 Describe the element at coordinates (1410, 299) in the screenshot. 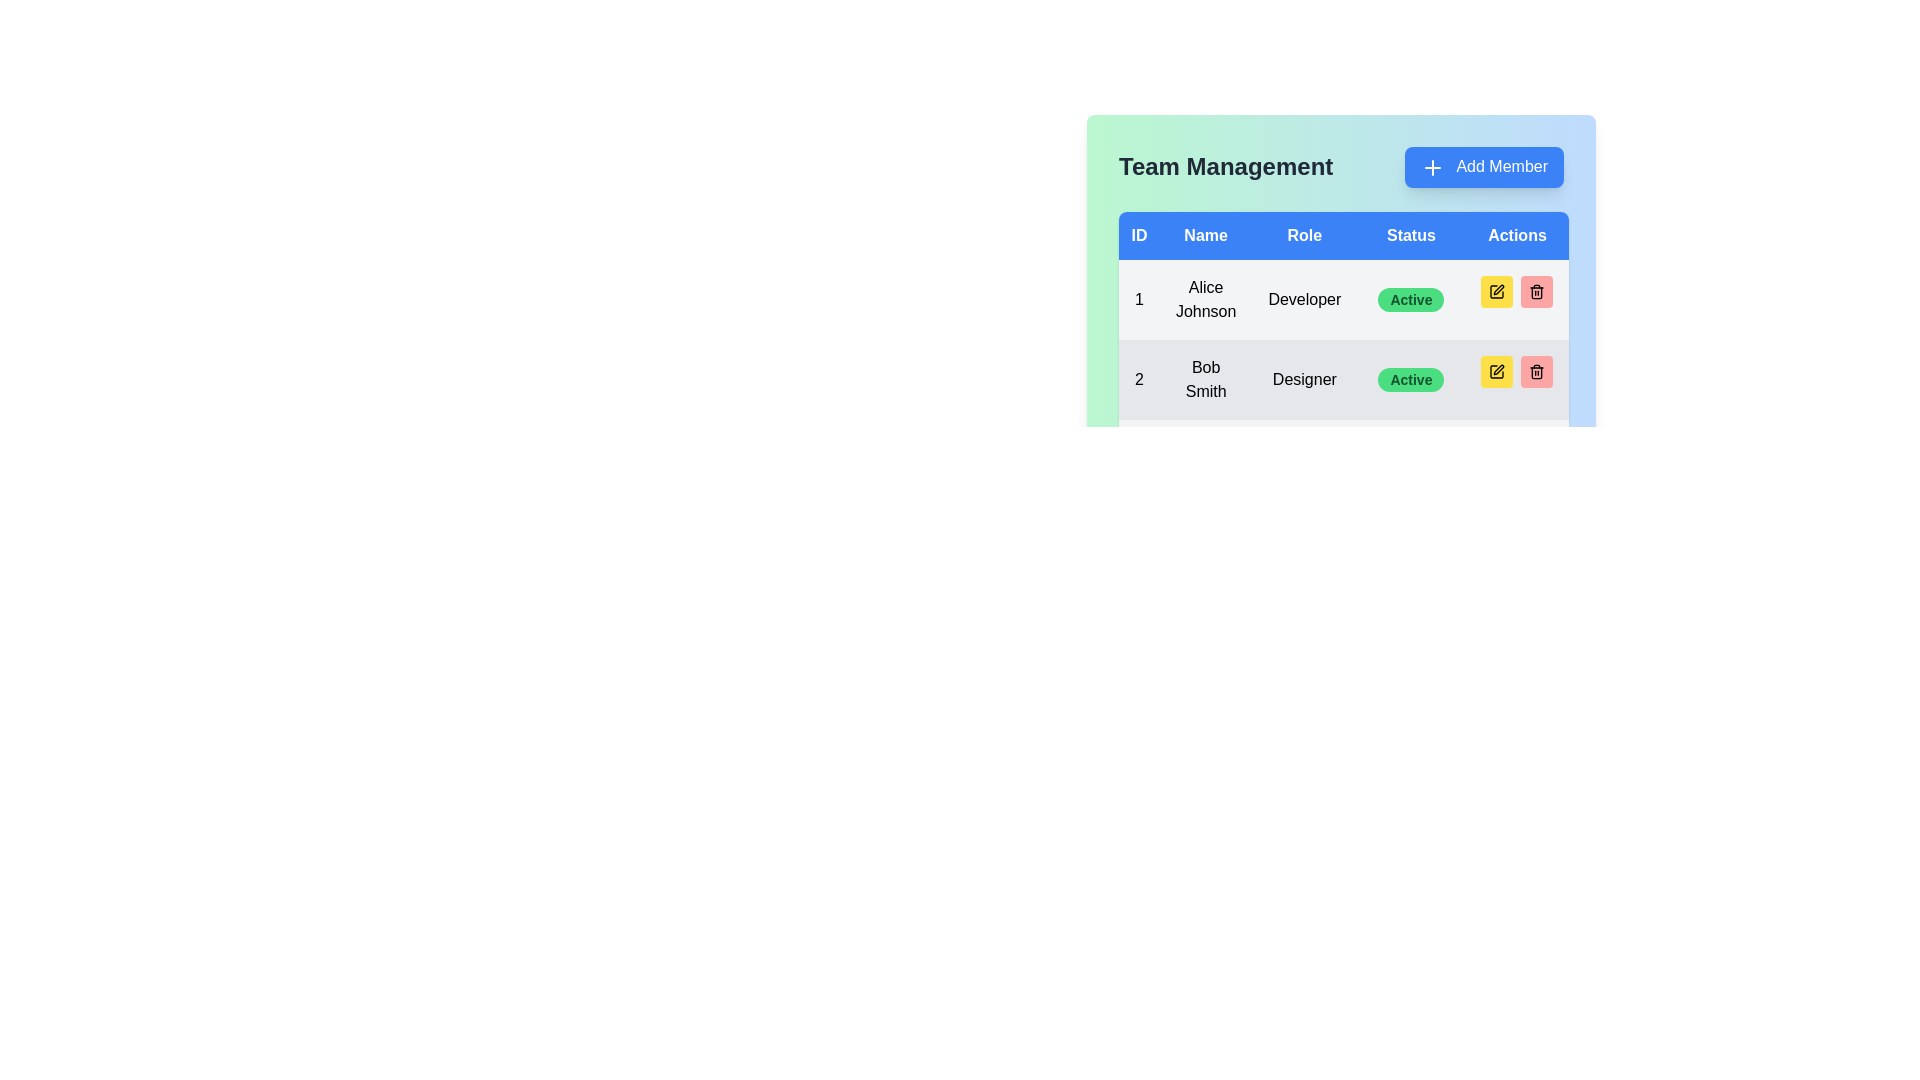

I see `the 'Active' status badge with a green background, indicating that Alice Johnson is currently active` at that location.